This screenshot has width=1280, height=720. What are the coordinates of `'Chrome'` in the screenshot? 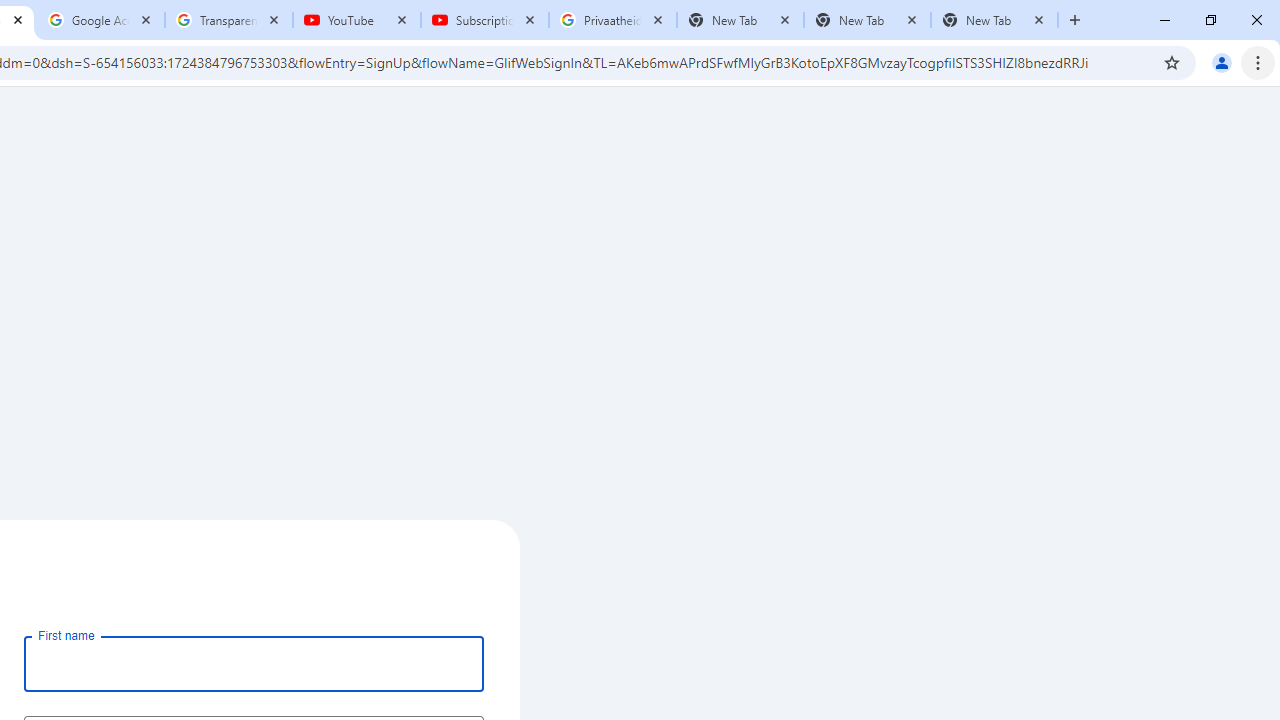 It's located at (1259, 61).